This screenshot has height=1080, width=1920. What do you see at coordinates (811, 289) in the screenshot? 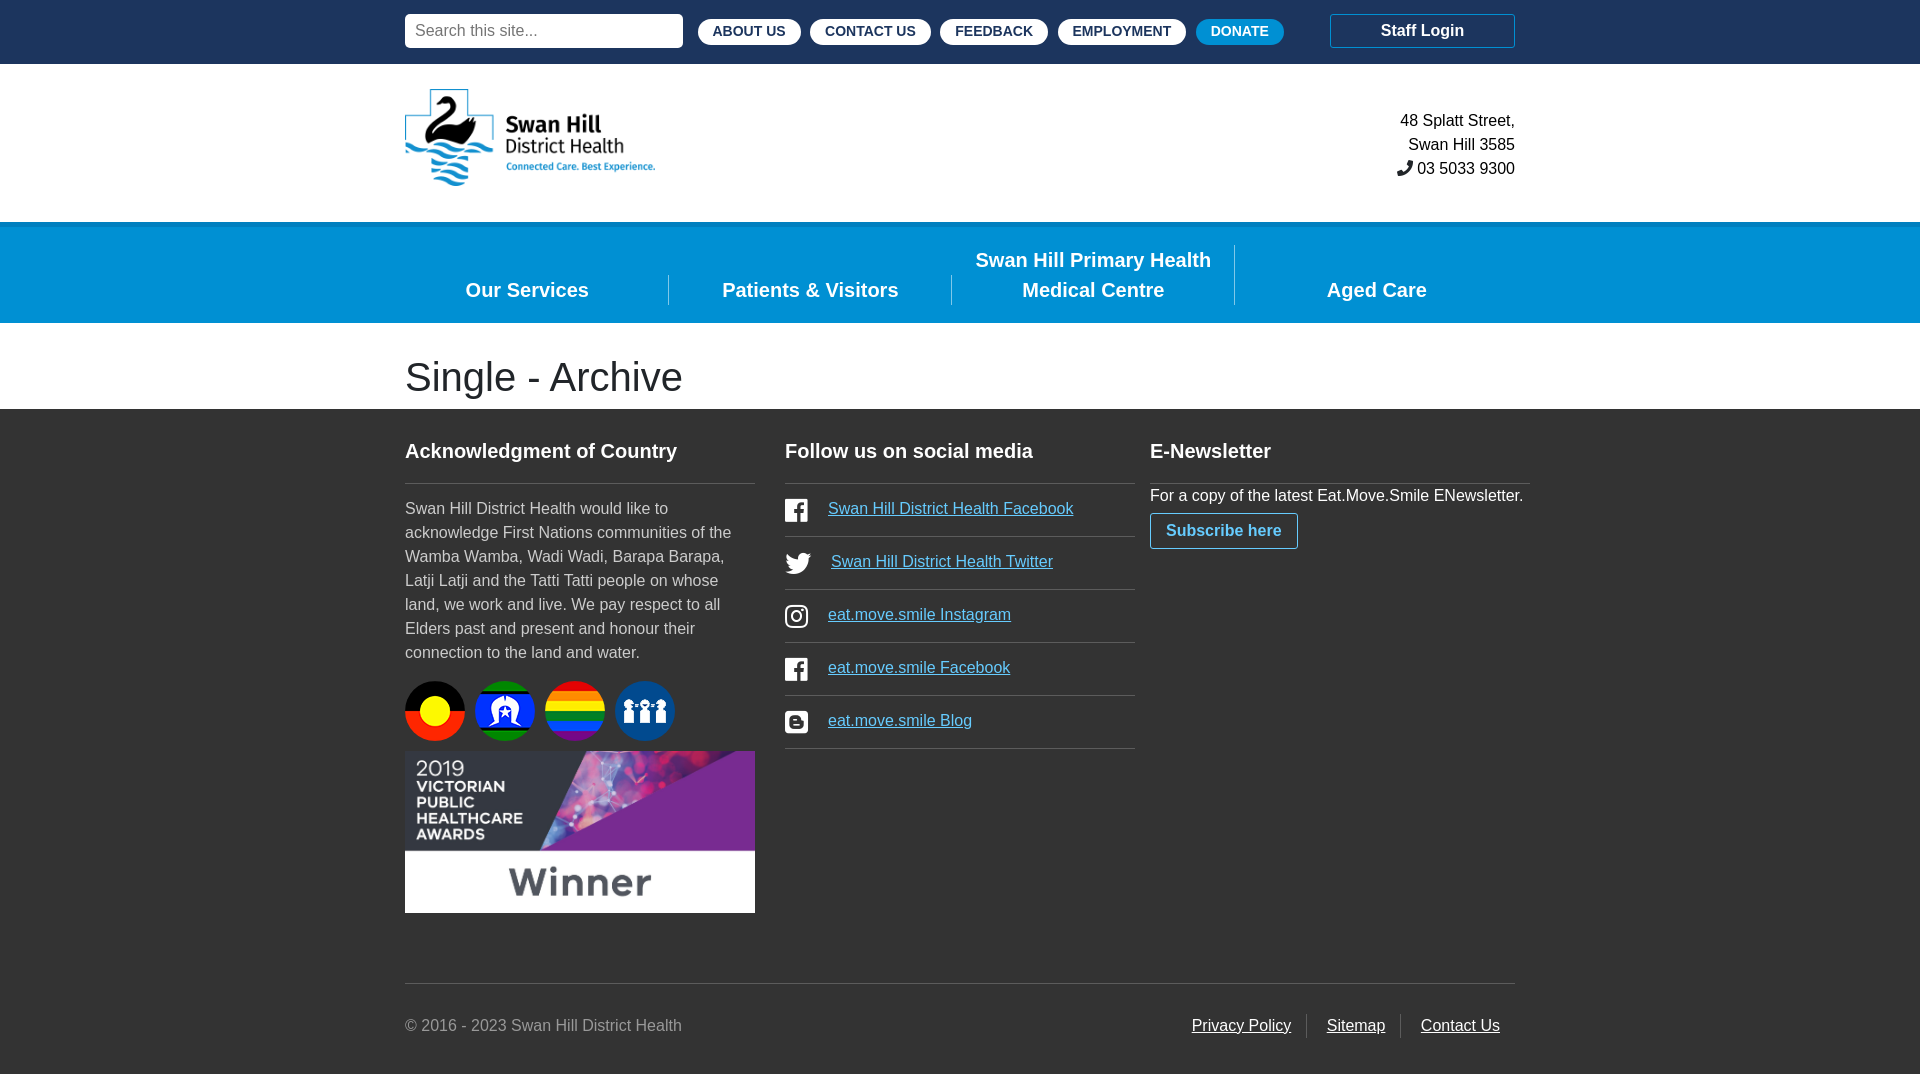
I see `'Patients & Visitors'` at bounding box center [811, 289].